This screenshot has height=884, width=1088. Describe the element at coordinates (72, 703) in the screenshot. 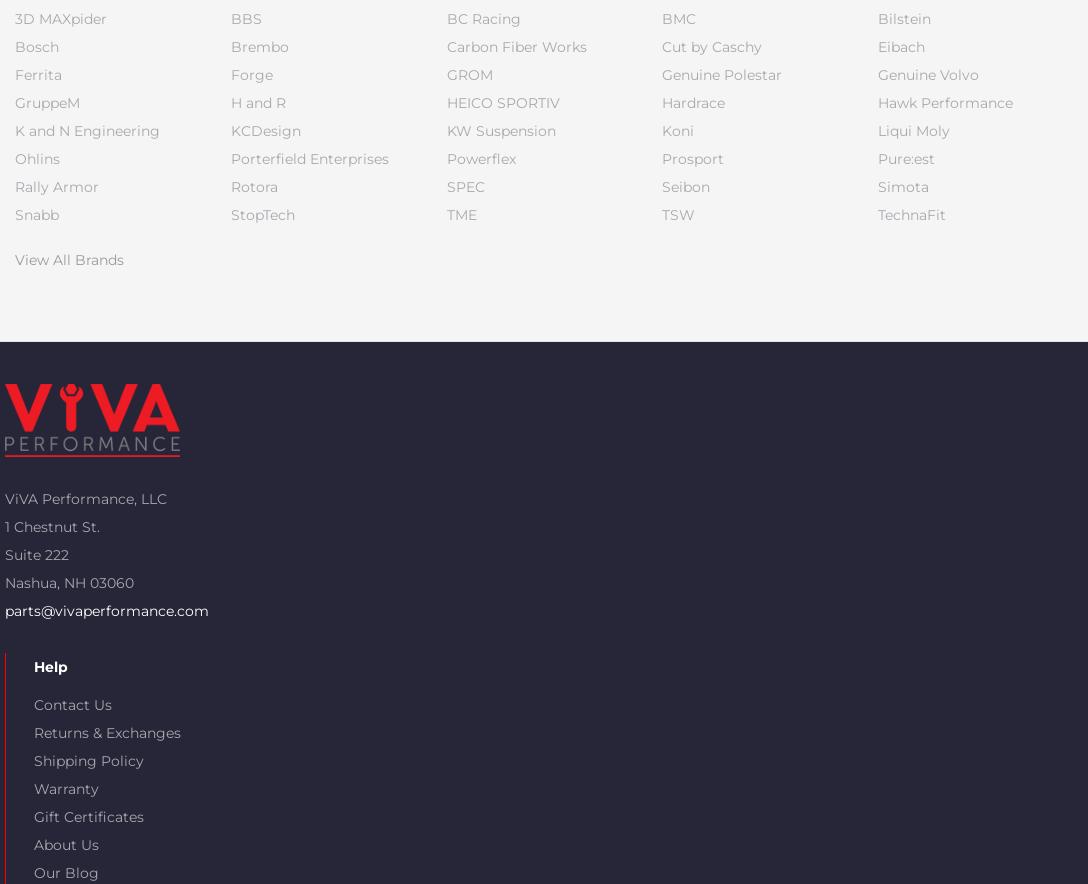

I see `'Contact Us'` at that location.